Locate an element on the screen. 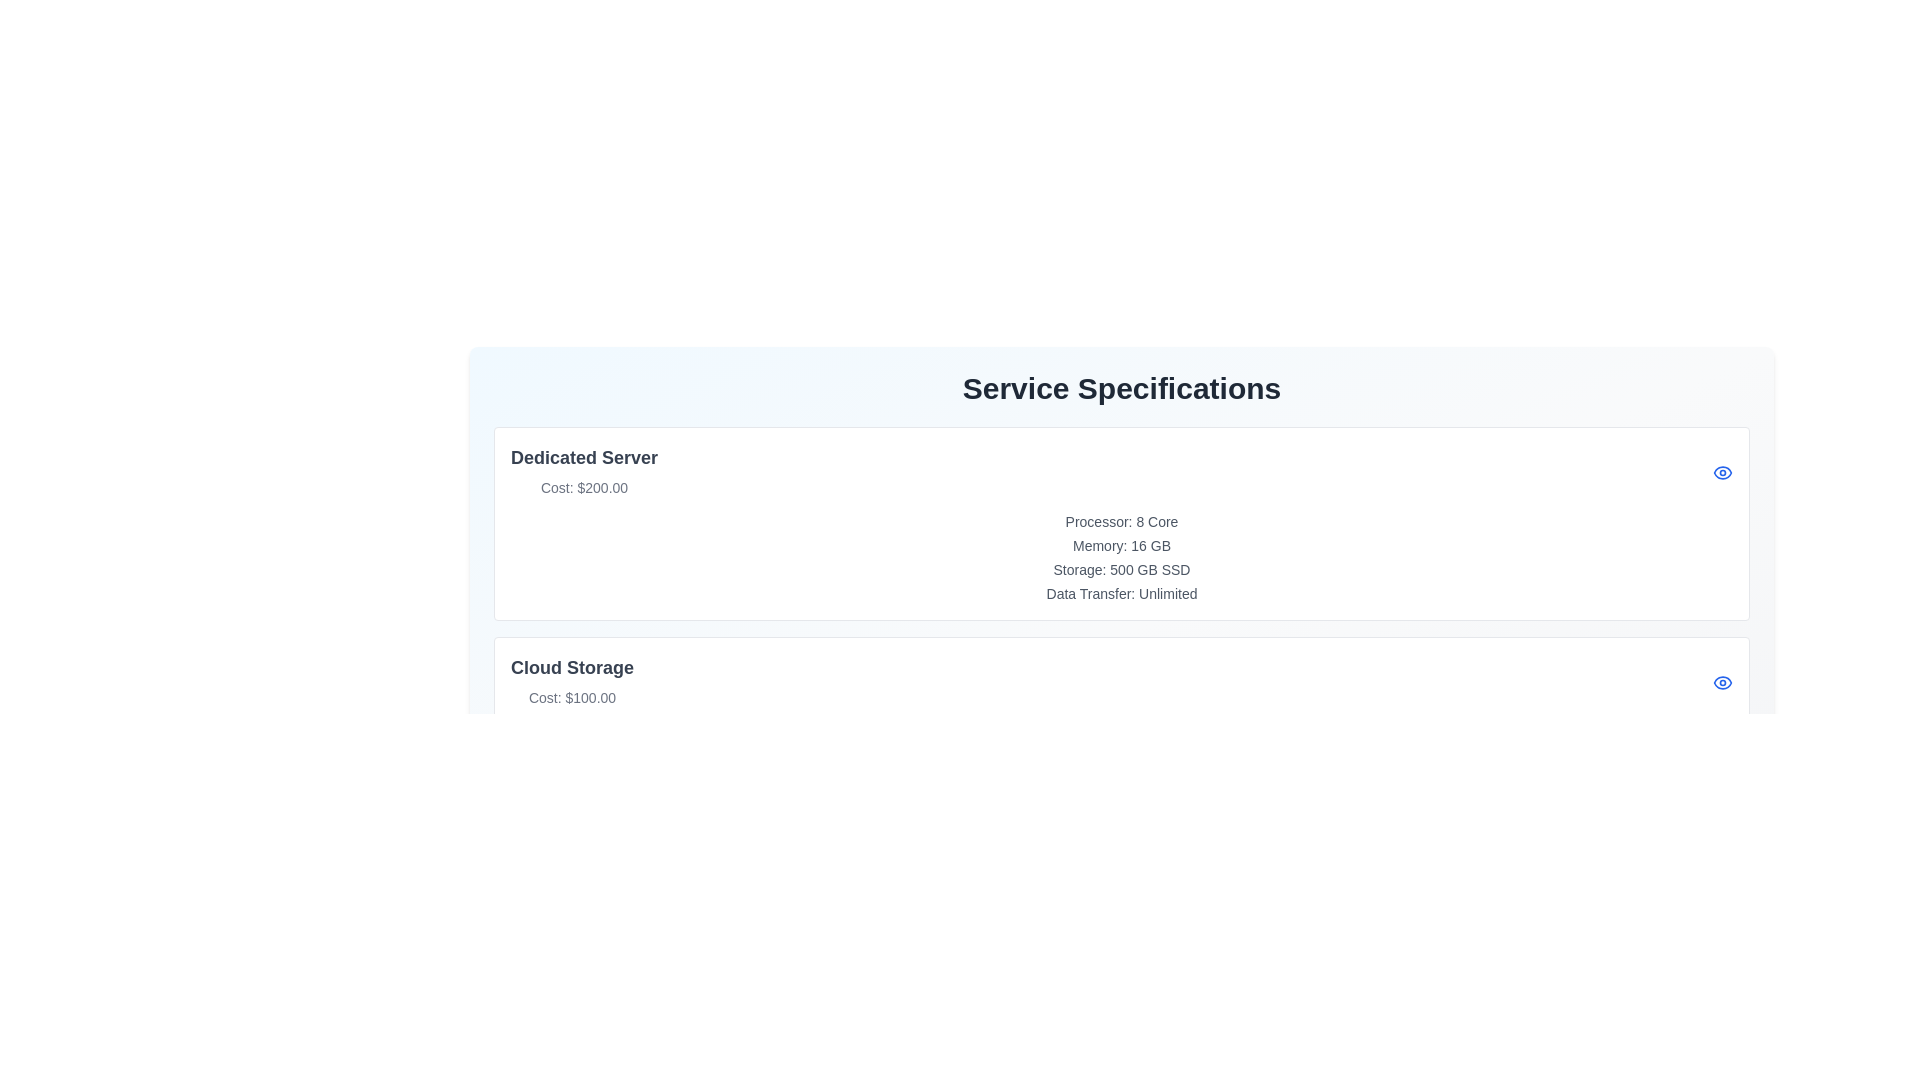 The width and height of the screenshot is (1920, 1080). the heading text located at the top section of the light gradient box that introduces content about dedicated servers and cloud storage is located at coordinates (1122, 389).